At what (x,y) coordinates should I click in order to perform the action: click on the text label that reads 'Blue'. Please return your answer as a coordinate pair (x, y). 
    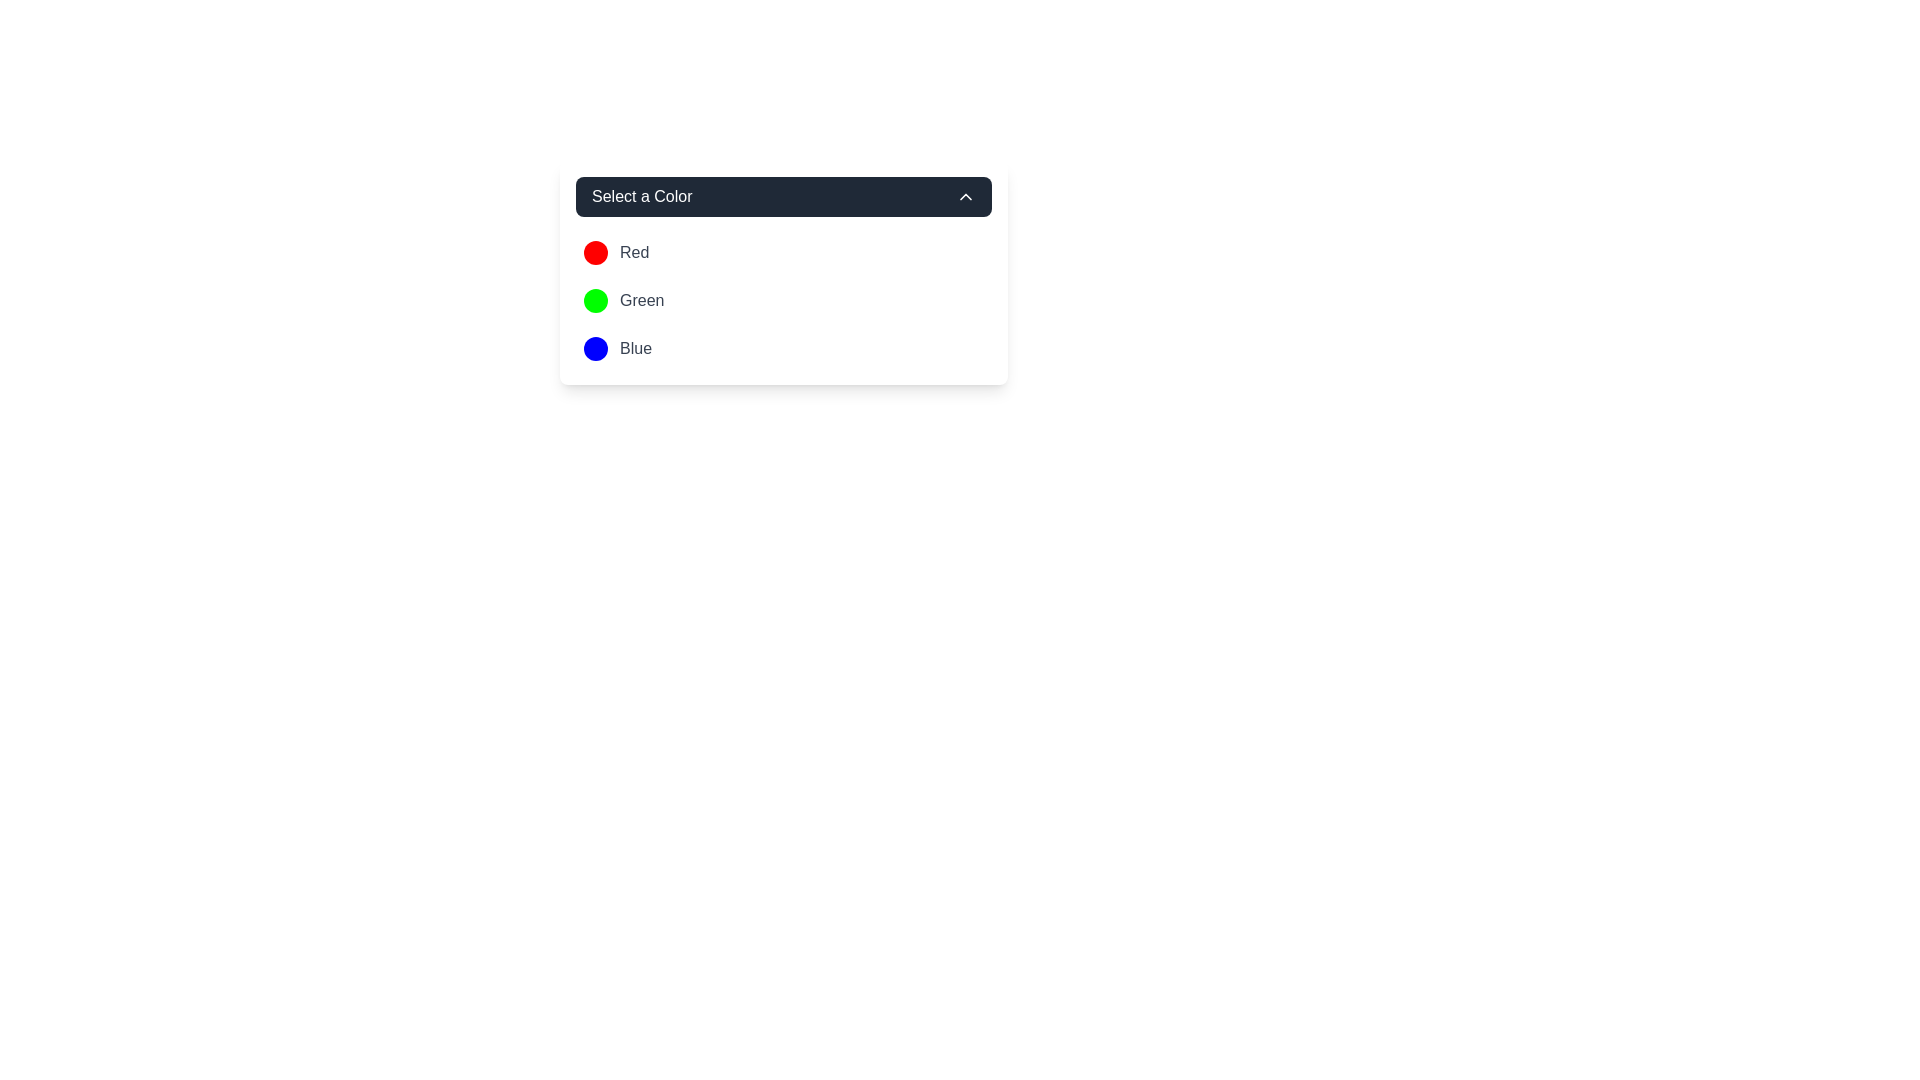
    Looking at the image, I should click on (634, 347).